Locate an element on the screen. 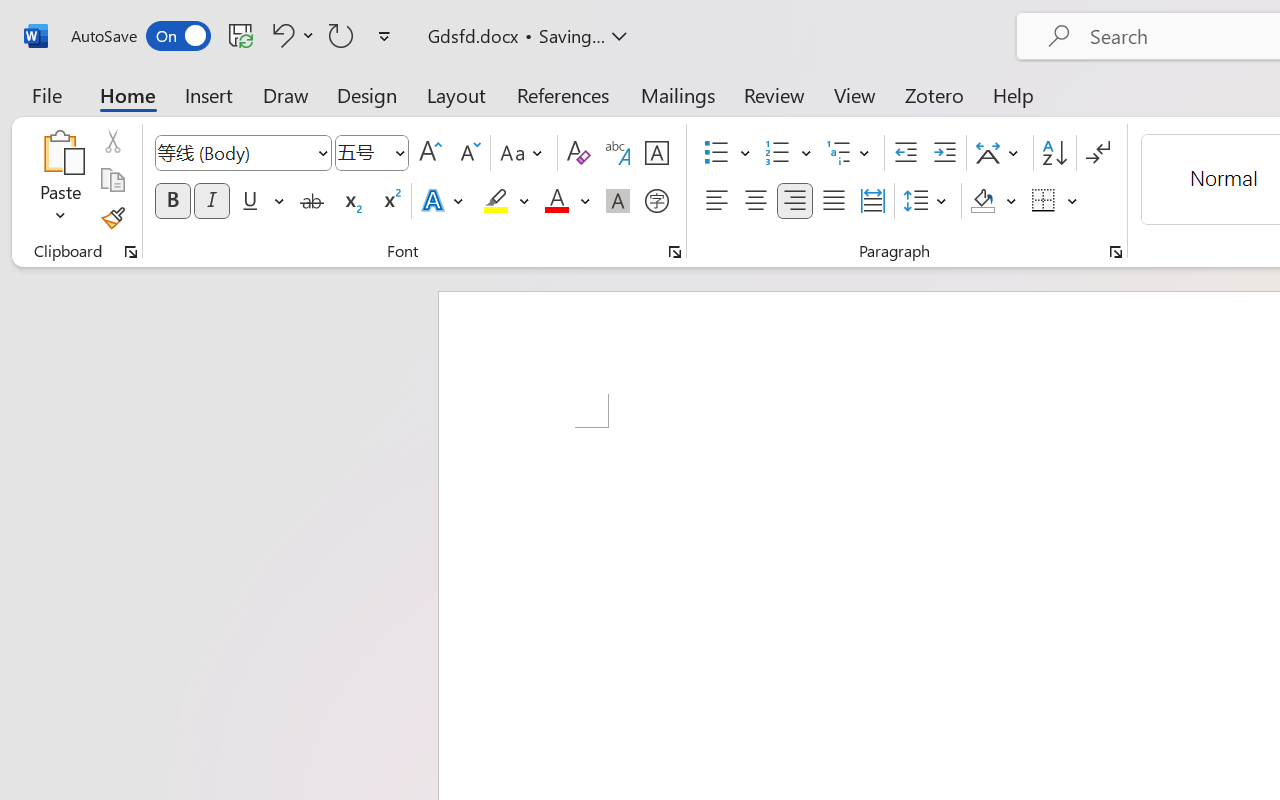 The height and width of the screenshot is (800, 1280). 'Align Left' is located at coordinates (716, 201).